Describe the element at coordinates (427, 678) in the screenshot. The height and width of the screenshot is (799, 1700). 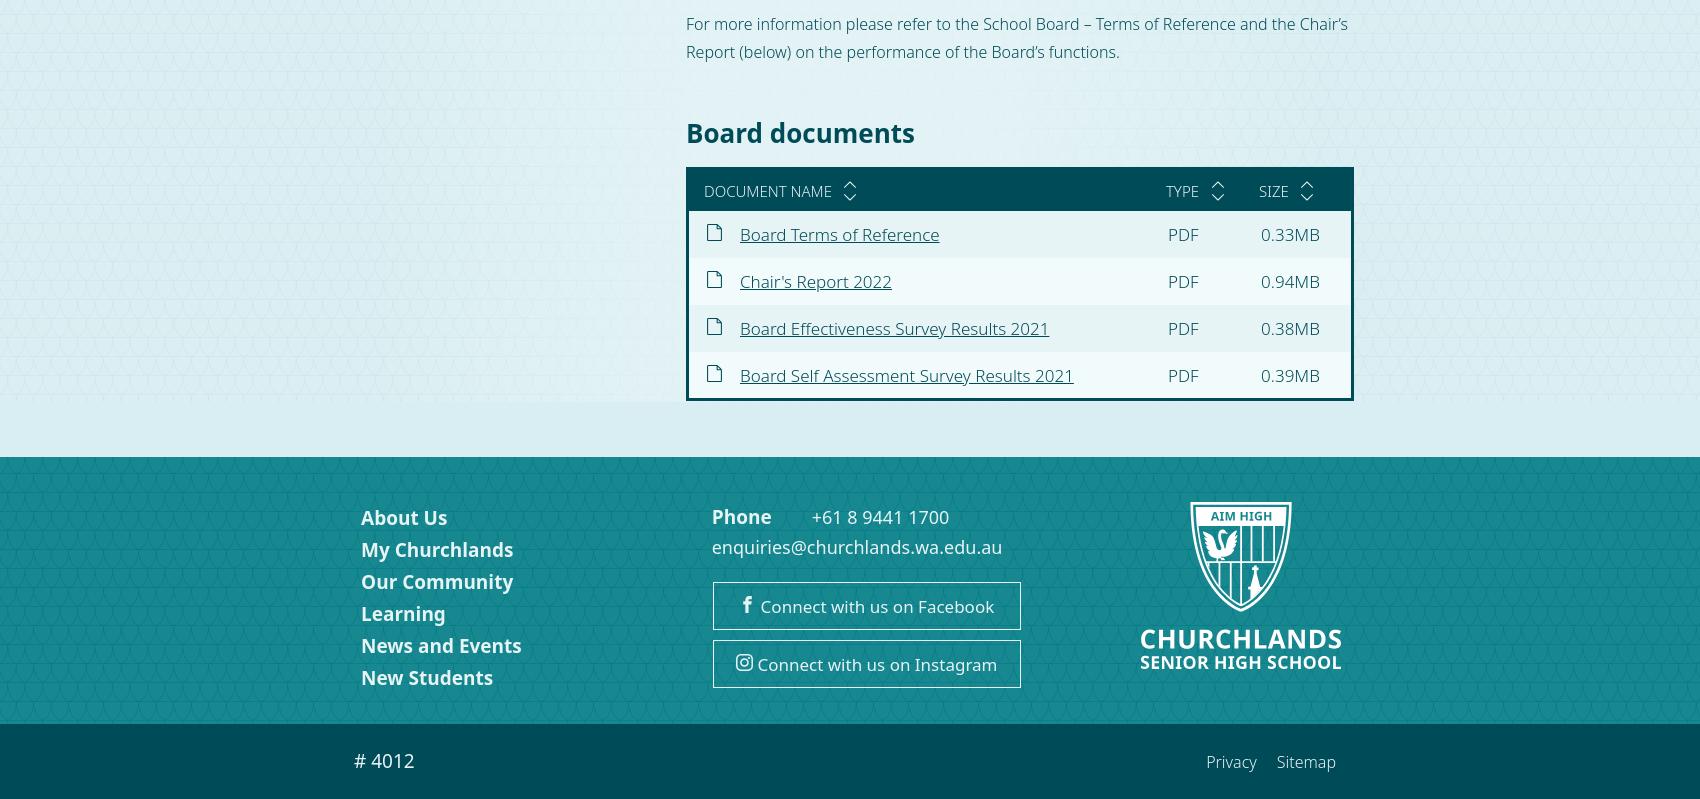
I see `'New Students'` at that location.